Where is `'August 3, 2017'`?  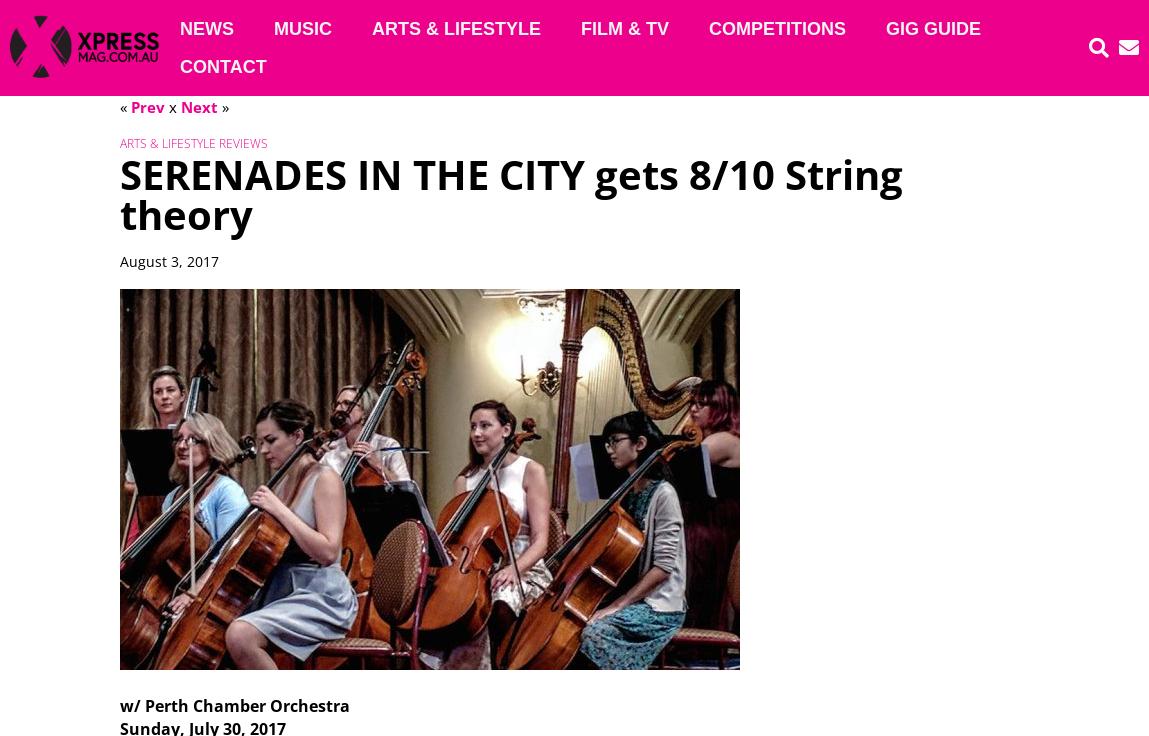
'August 3, 2017' is located at coordinates (167, 261).